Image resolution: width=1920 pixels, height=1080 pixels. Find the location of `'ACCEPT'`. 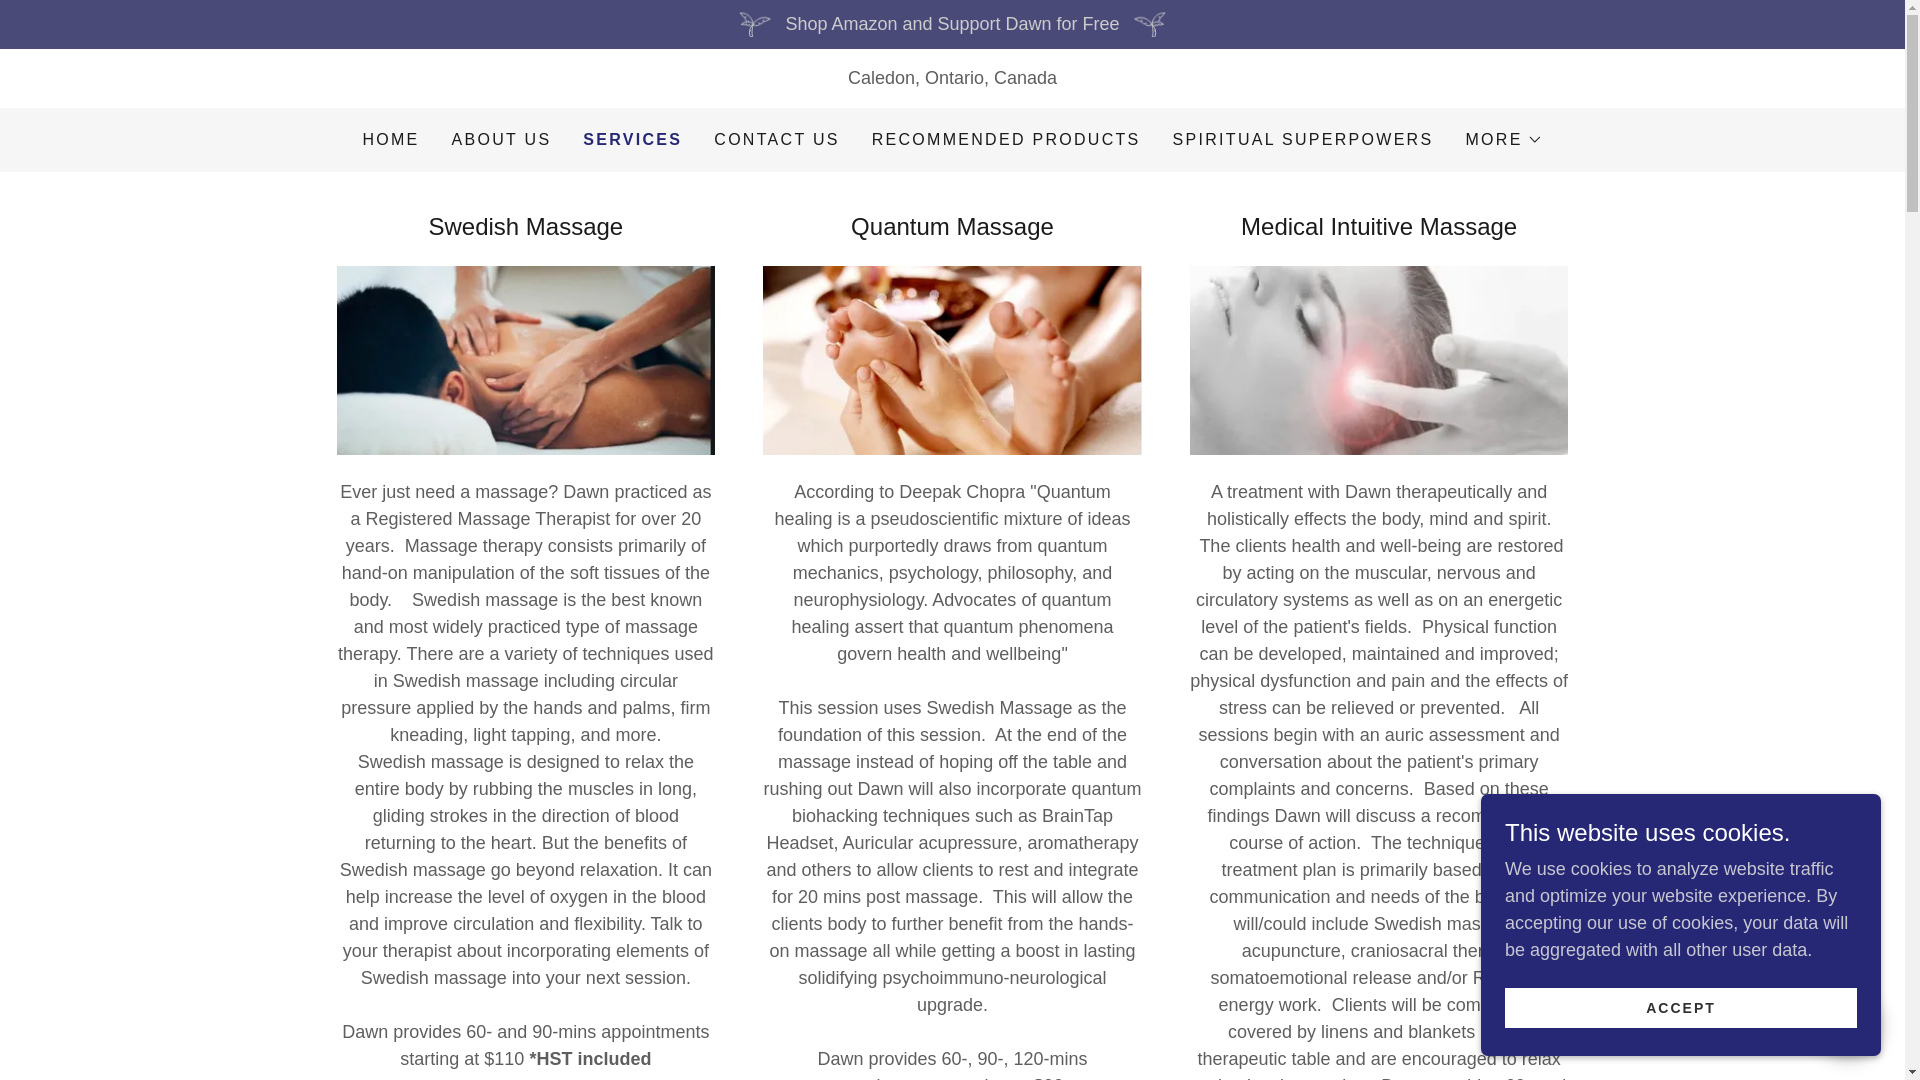

'ACCEPT' is located at coordinates (1680, 1007).